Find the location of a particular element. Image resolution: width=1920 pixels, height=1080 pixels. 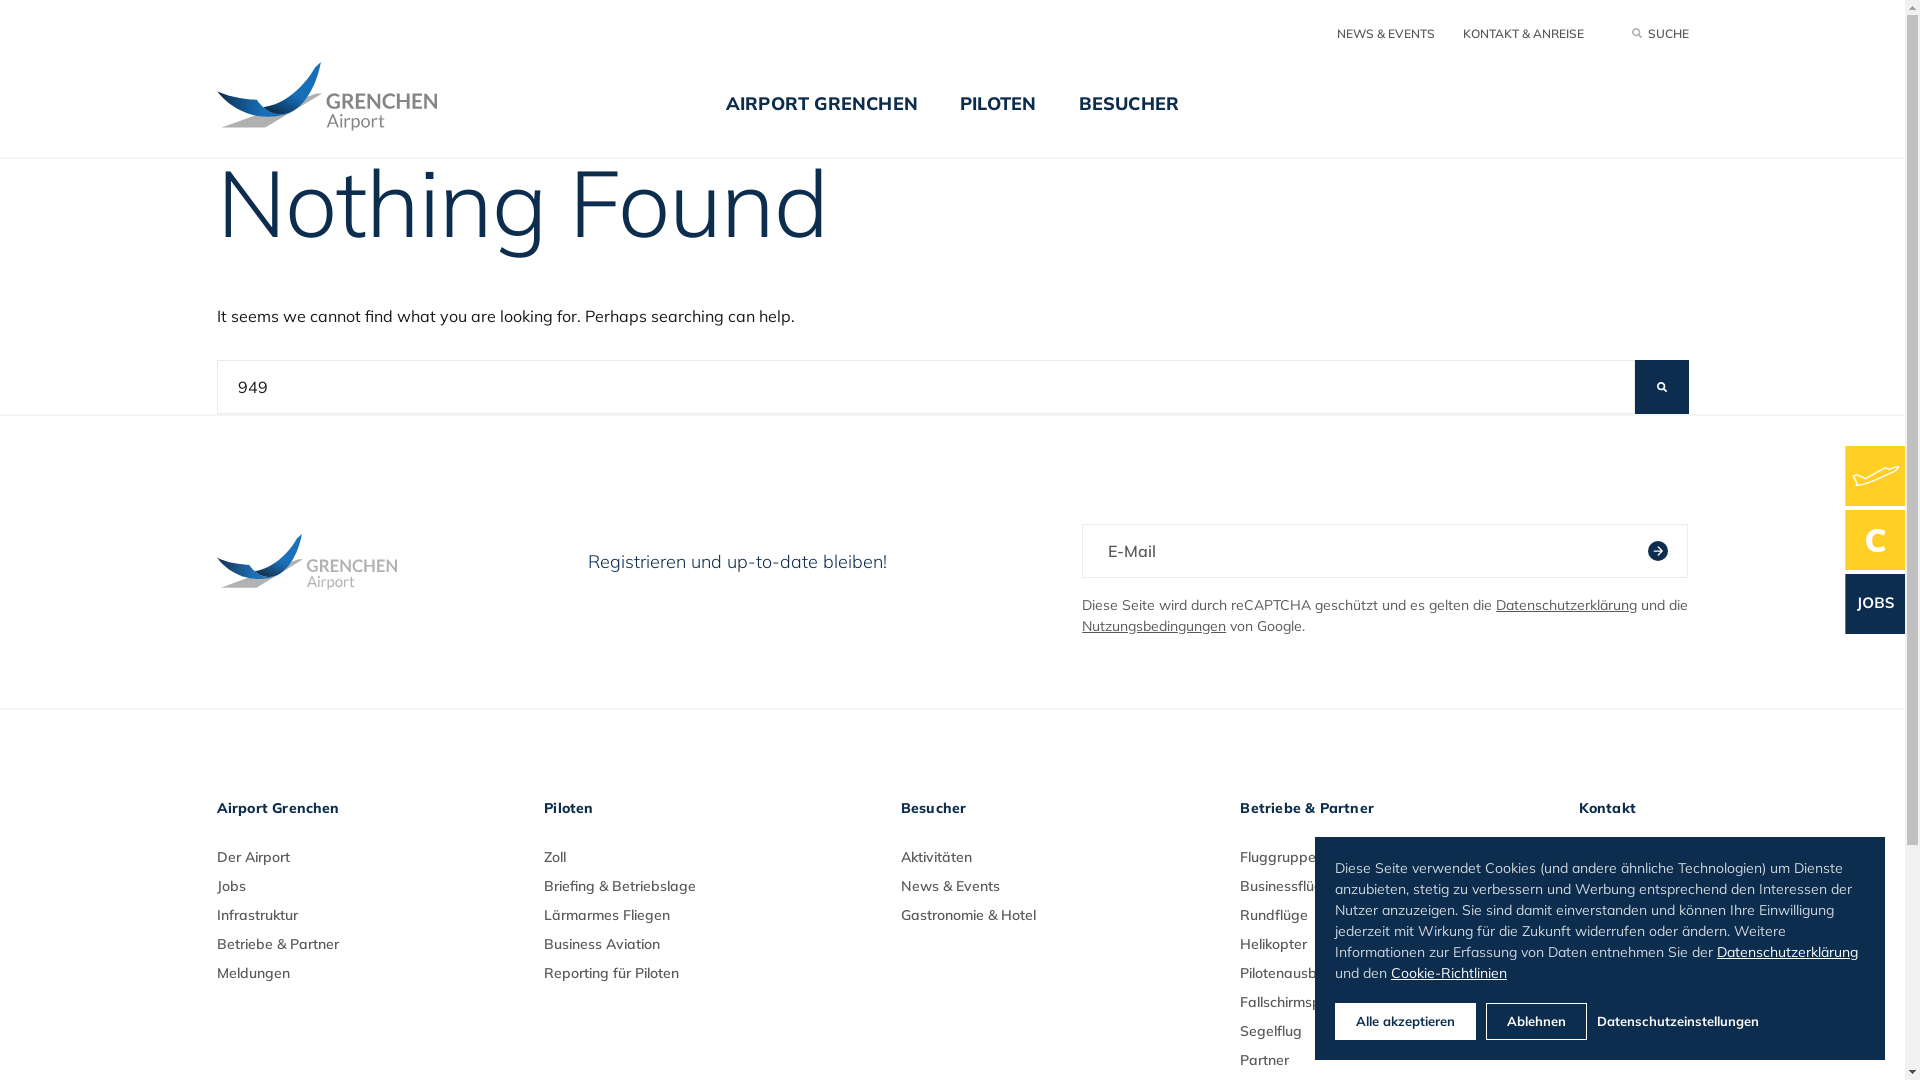

'Segelflug' is located at coordinates (1238, 1030).